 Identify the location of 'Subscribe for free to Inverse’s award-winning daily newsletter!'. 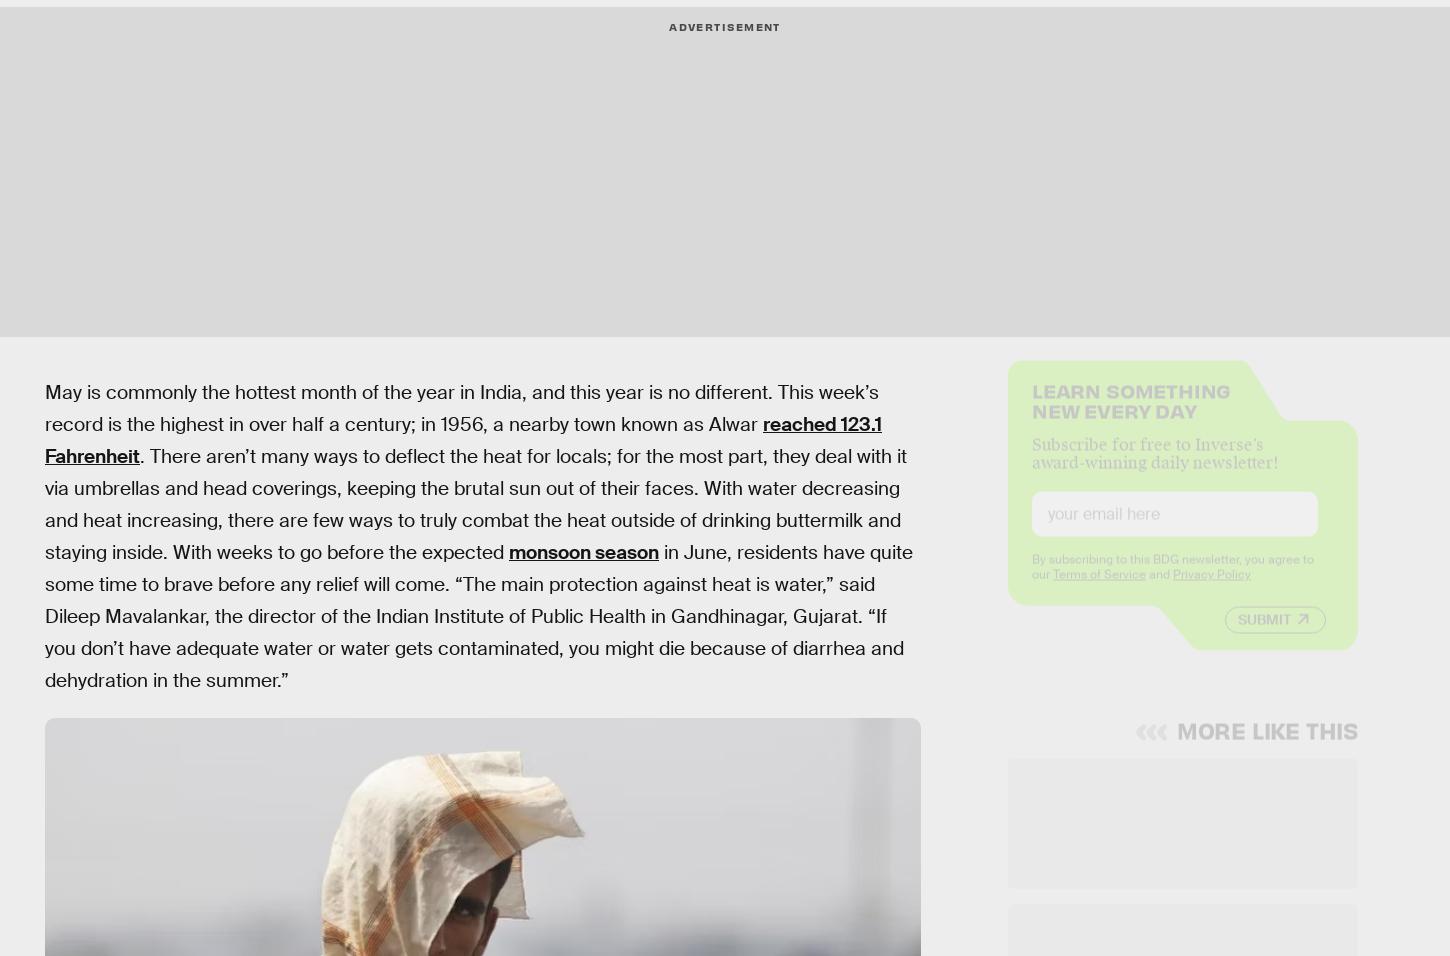
(1153, 469).